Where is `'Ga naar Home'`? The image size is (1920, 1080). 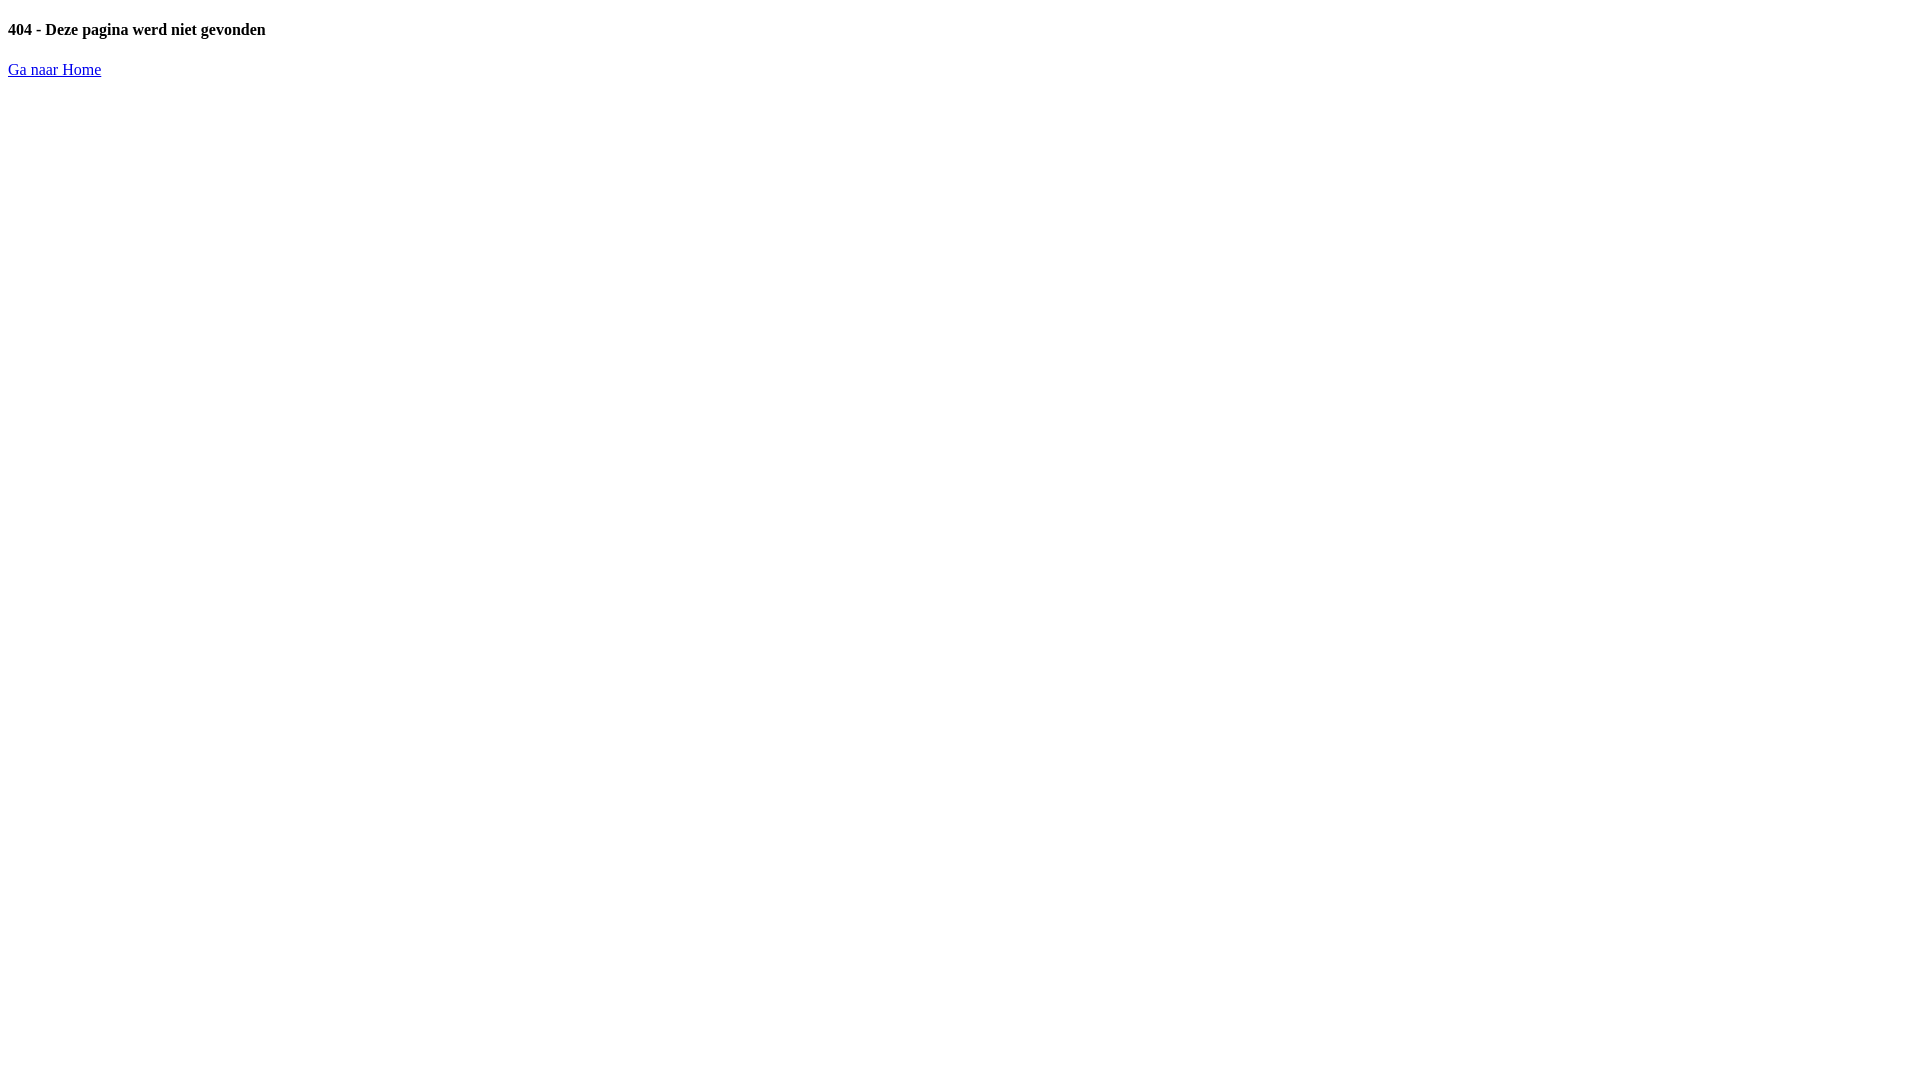
'Ga naar Home' is located at coordinates (54, 68).